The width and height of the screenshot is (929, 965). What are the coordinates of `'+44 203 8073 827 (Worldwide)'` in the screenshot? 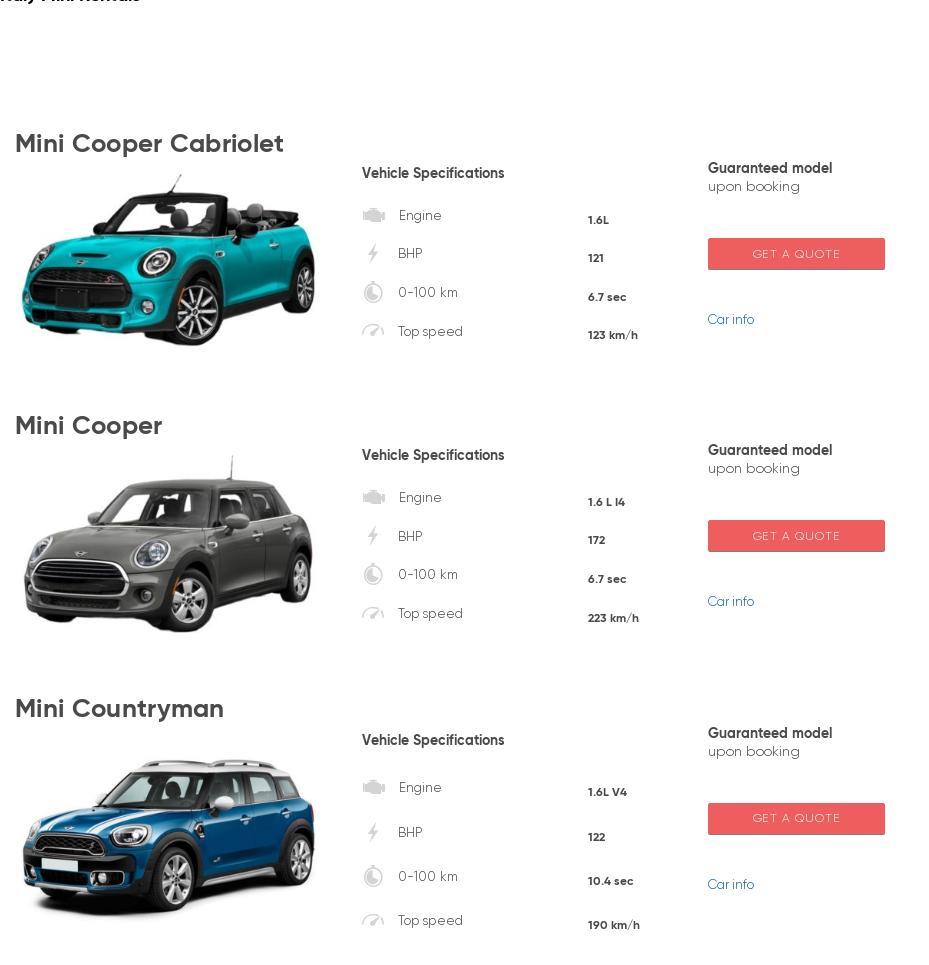 It's located at (86, 847).